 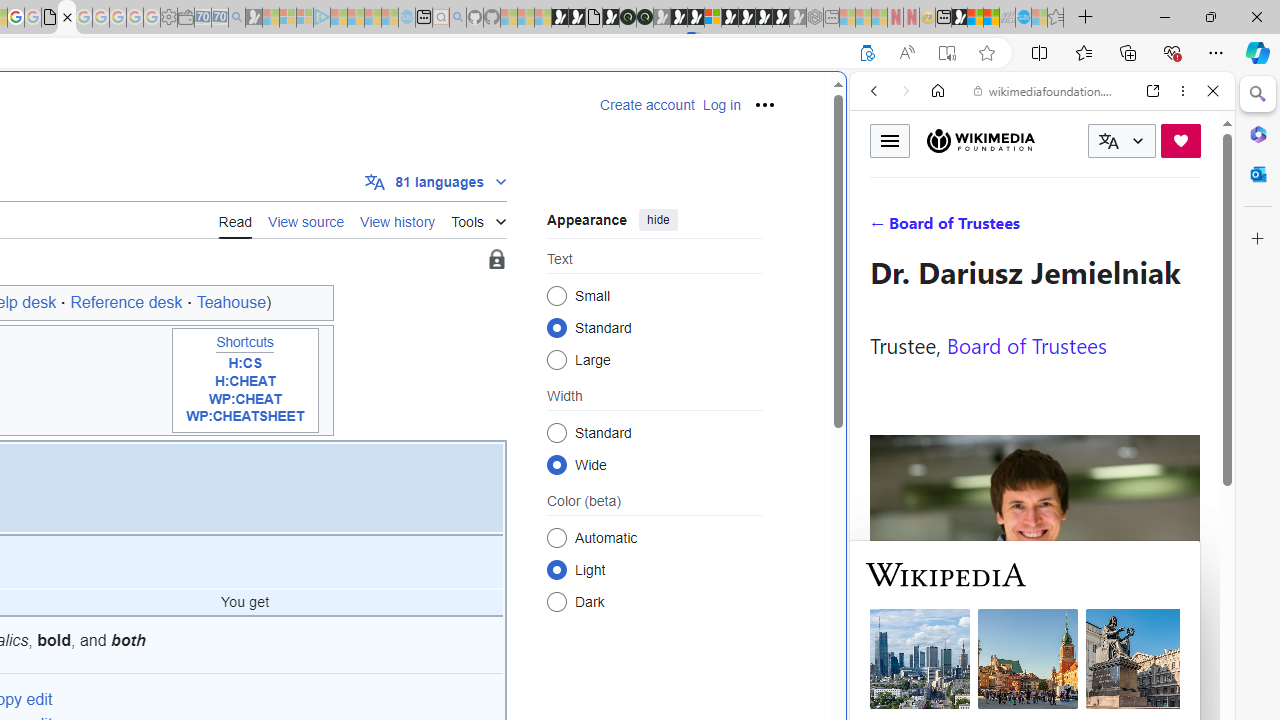 I want to click on 'WP:CHEATSHEET', so click(x=244, y=416).